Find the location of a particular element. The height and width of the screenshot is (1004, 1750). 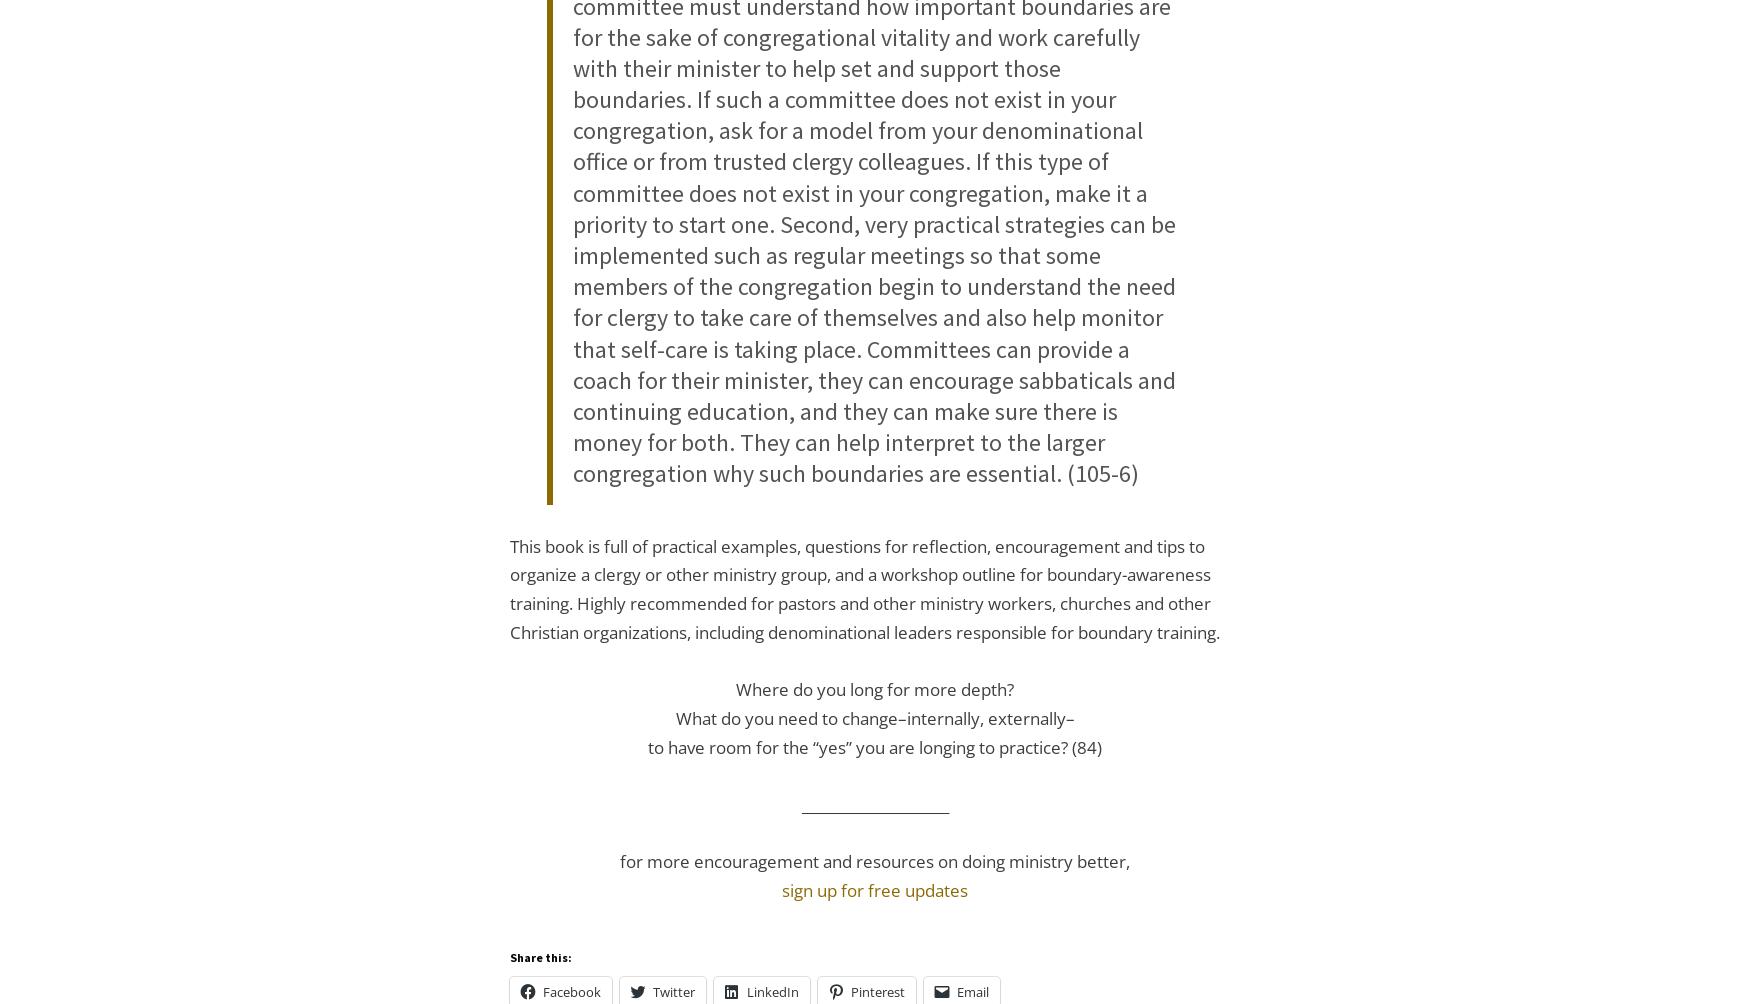

'Pinterest' is located at coordinates (876, 990).